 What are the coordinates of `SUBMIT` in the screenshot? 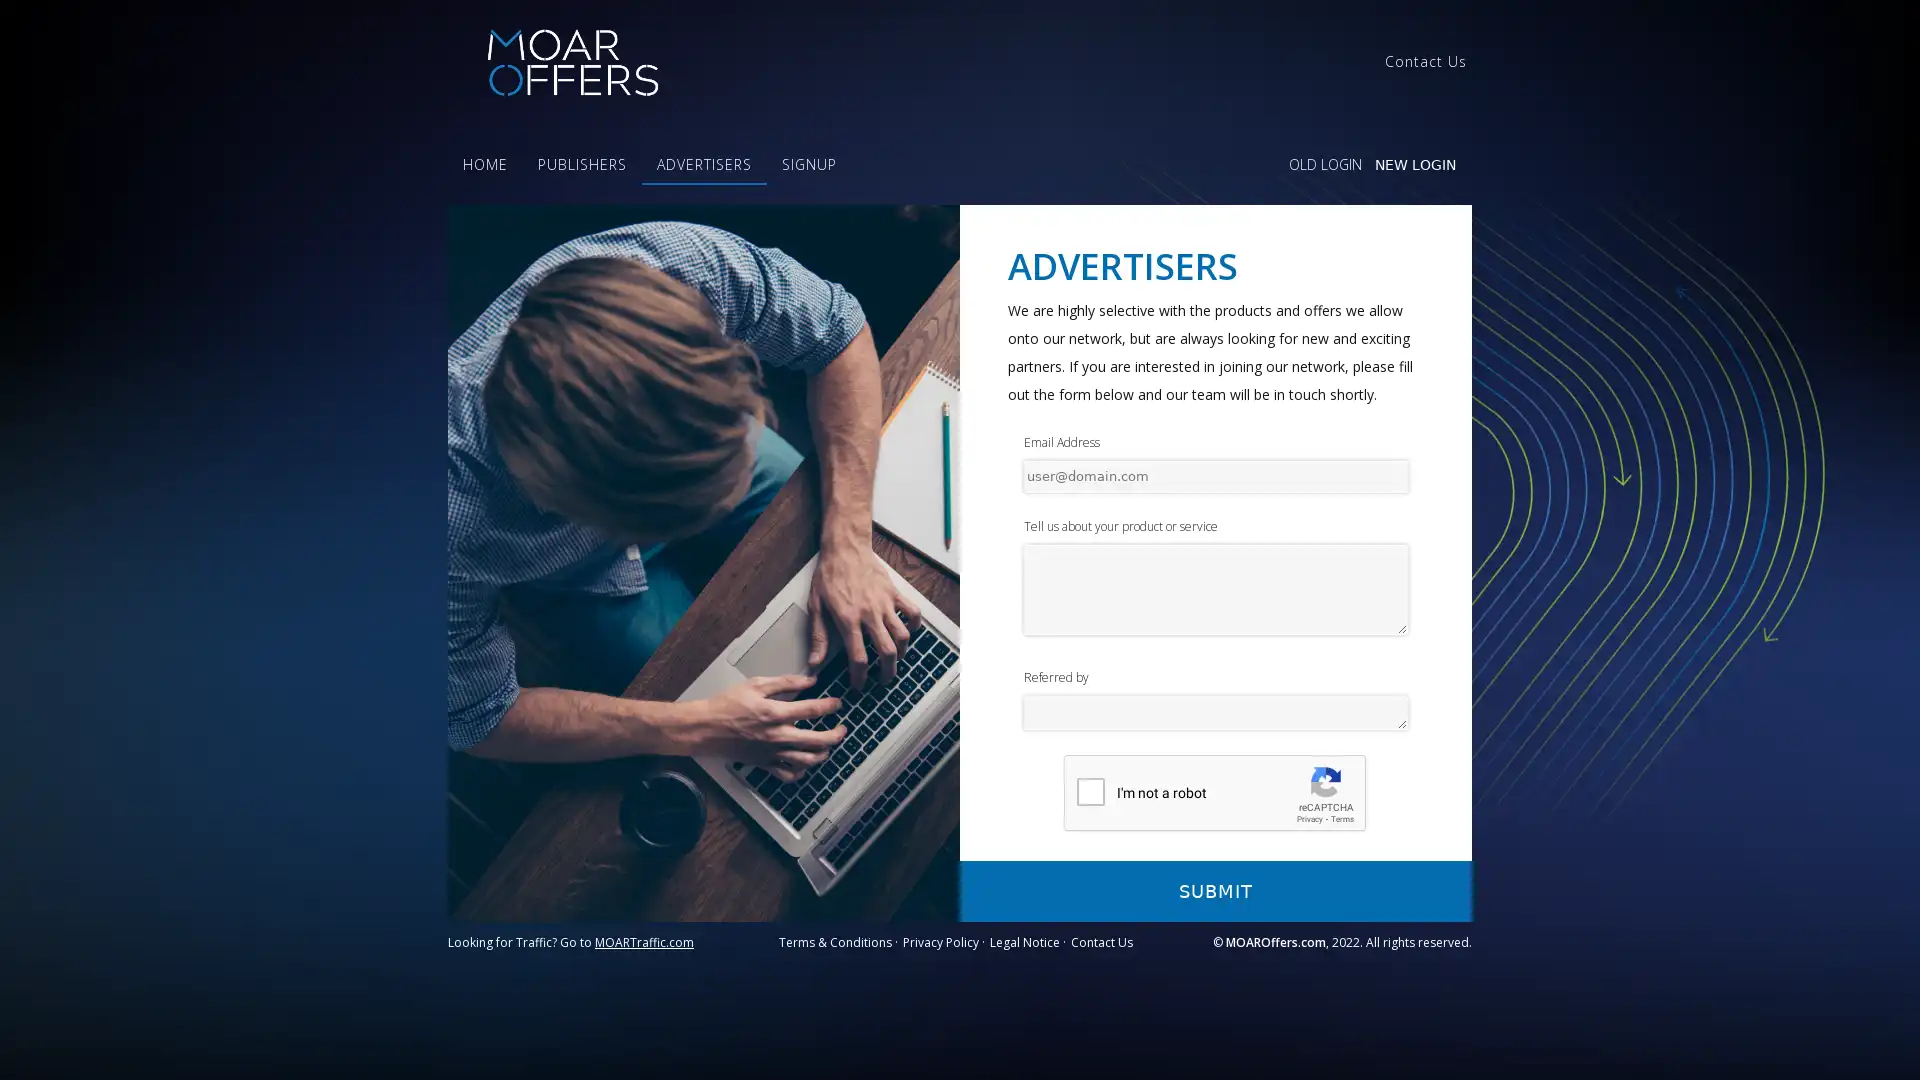 It's located at (1214, 890).